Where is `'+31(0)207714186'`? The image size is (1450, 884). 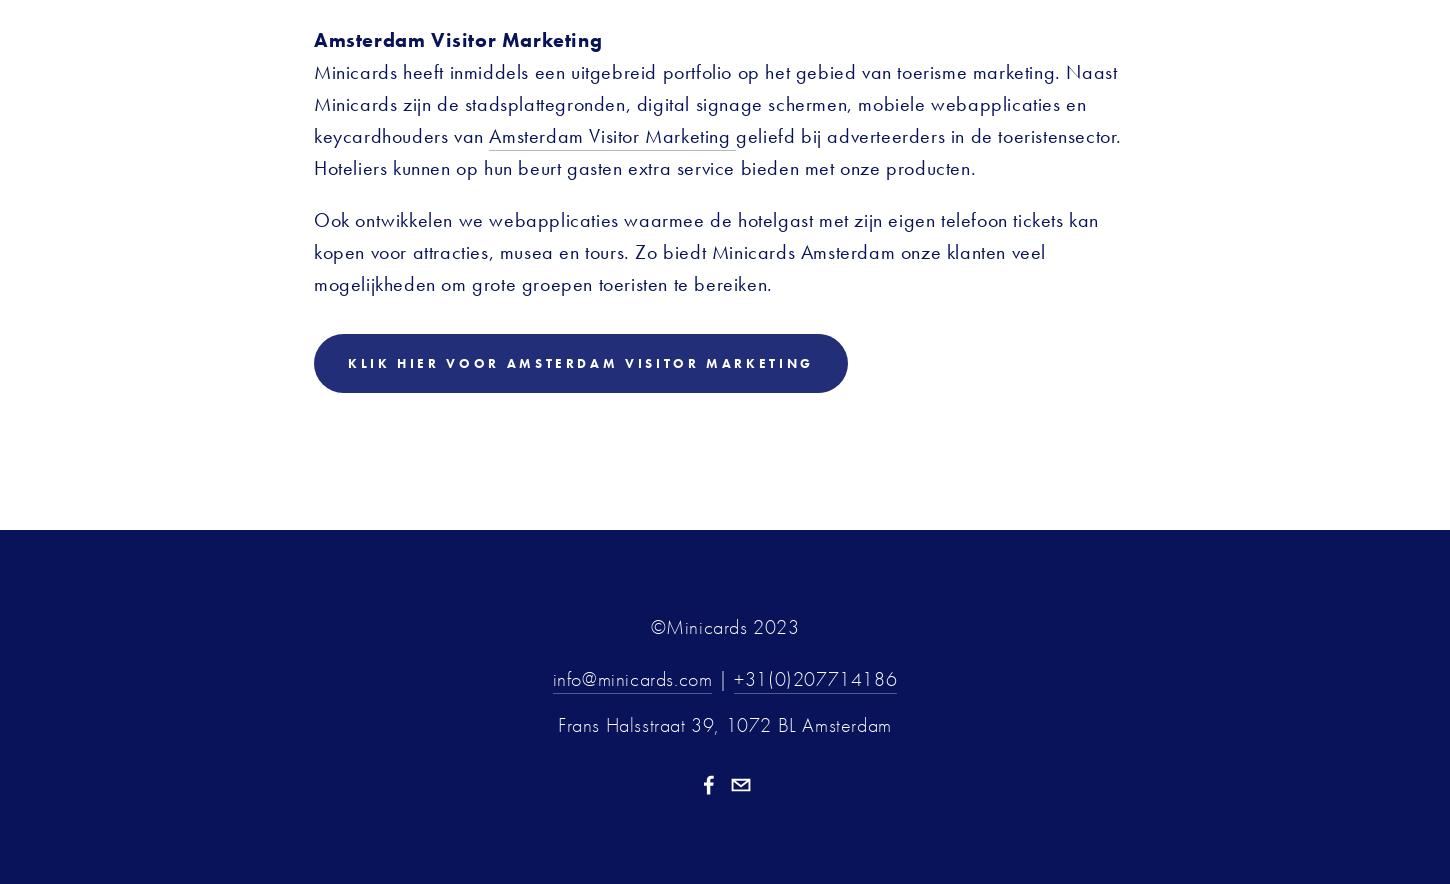
'+31(0)207714186' is located at coordinates (815, 678).